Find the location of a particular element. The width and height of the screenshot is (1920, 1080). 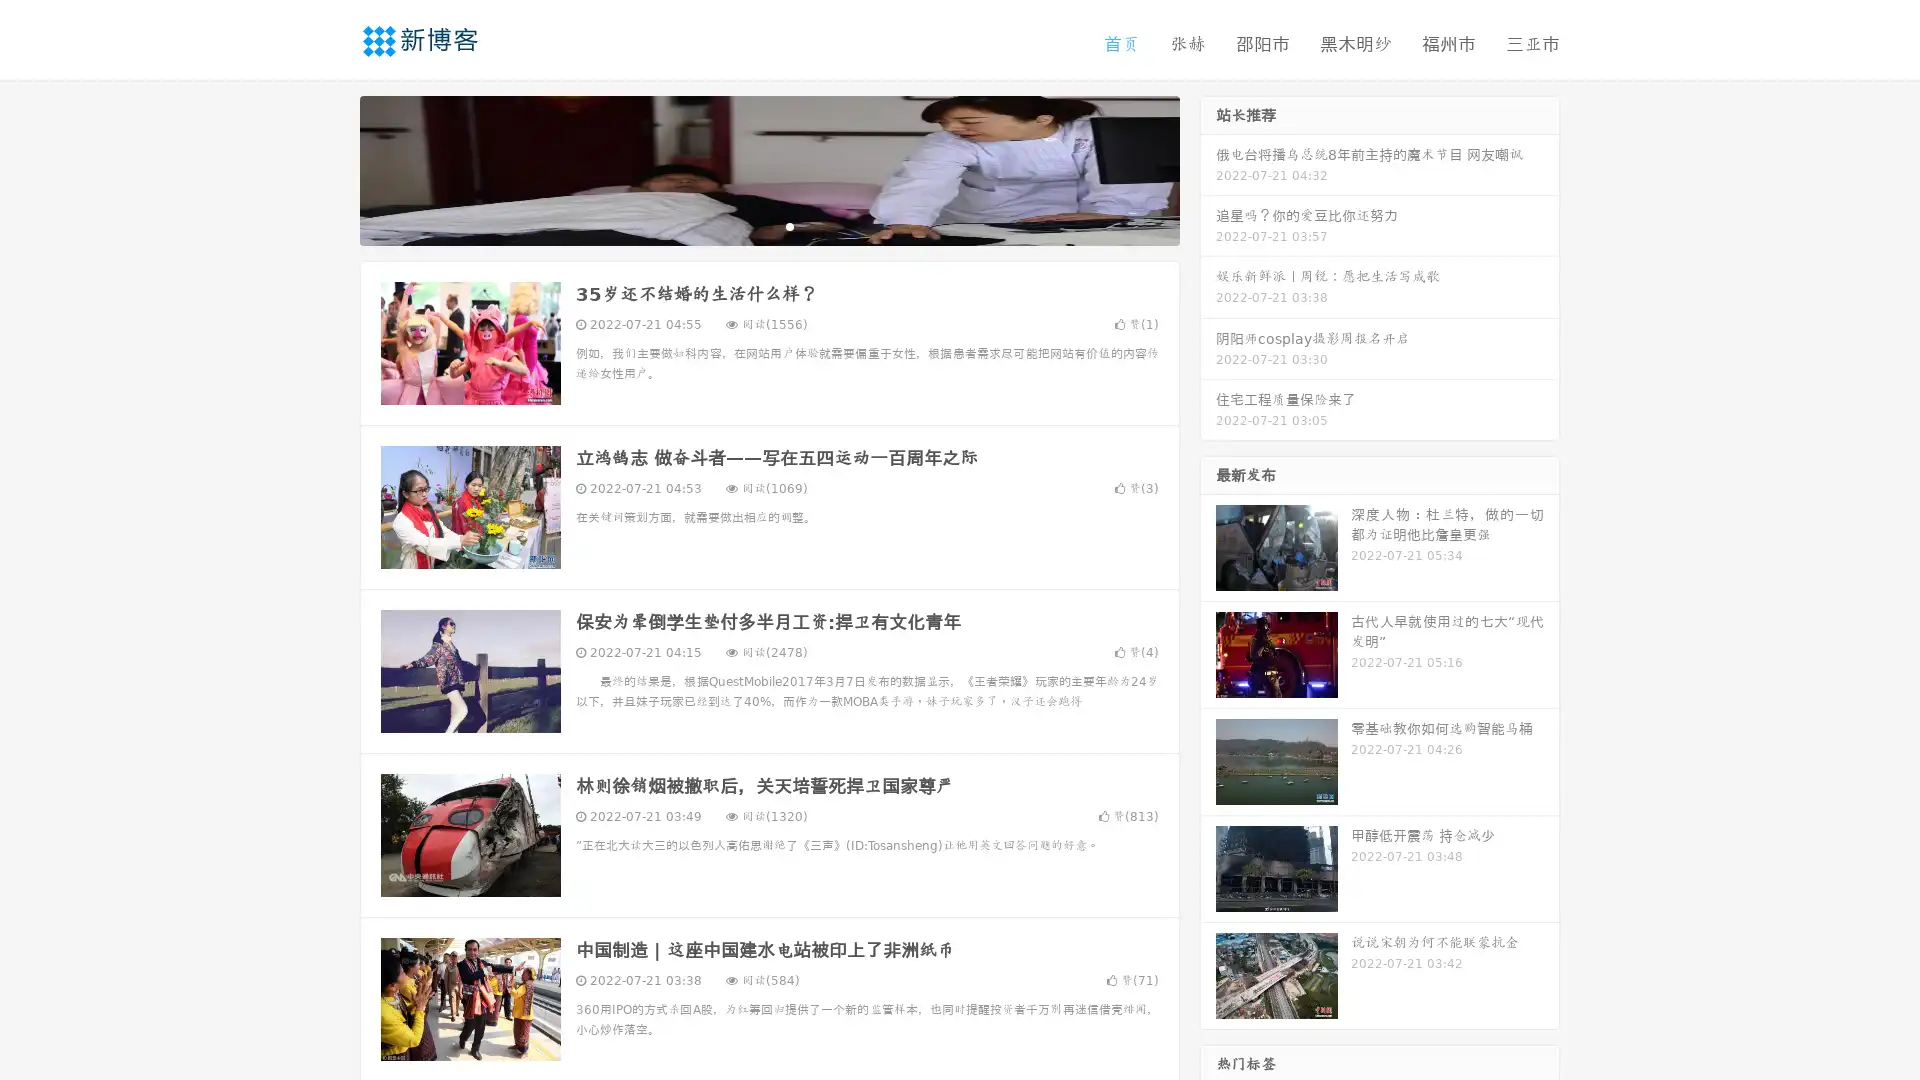

Next slide is located at coordinates (1208, 168).